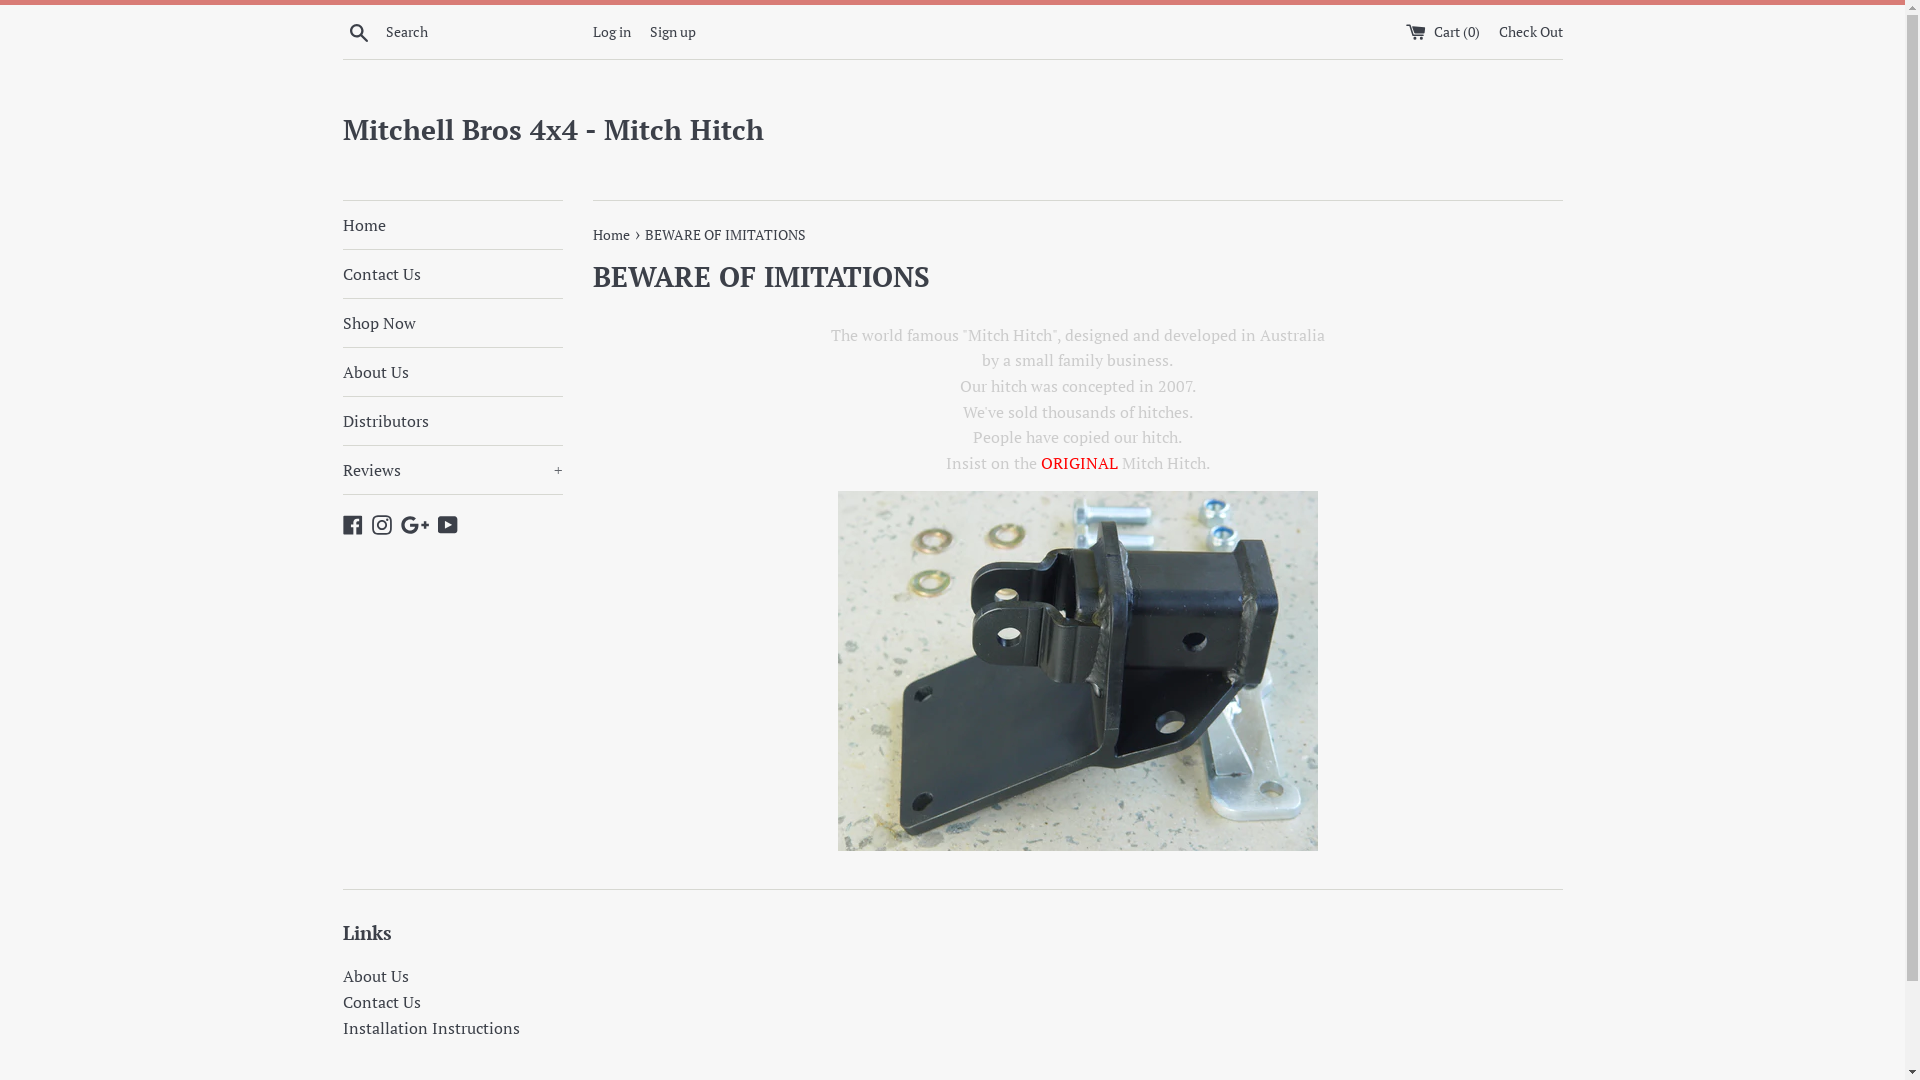 The height and width of the screenshot is (1080, 1920). I want to click on 'Search', so click(358, 31).